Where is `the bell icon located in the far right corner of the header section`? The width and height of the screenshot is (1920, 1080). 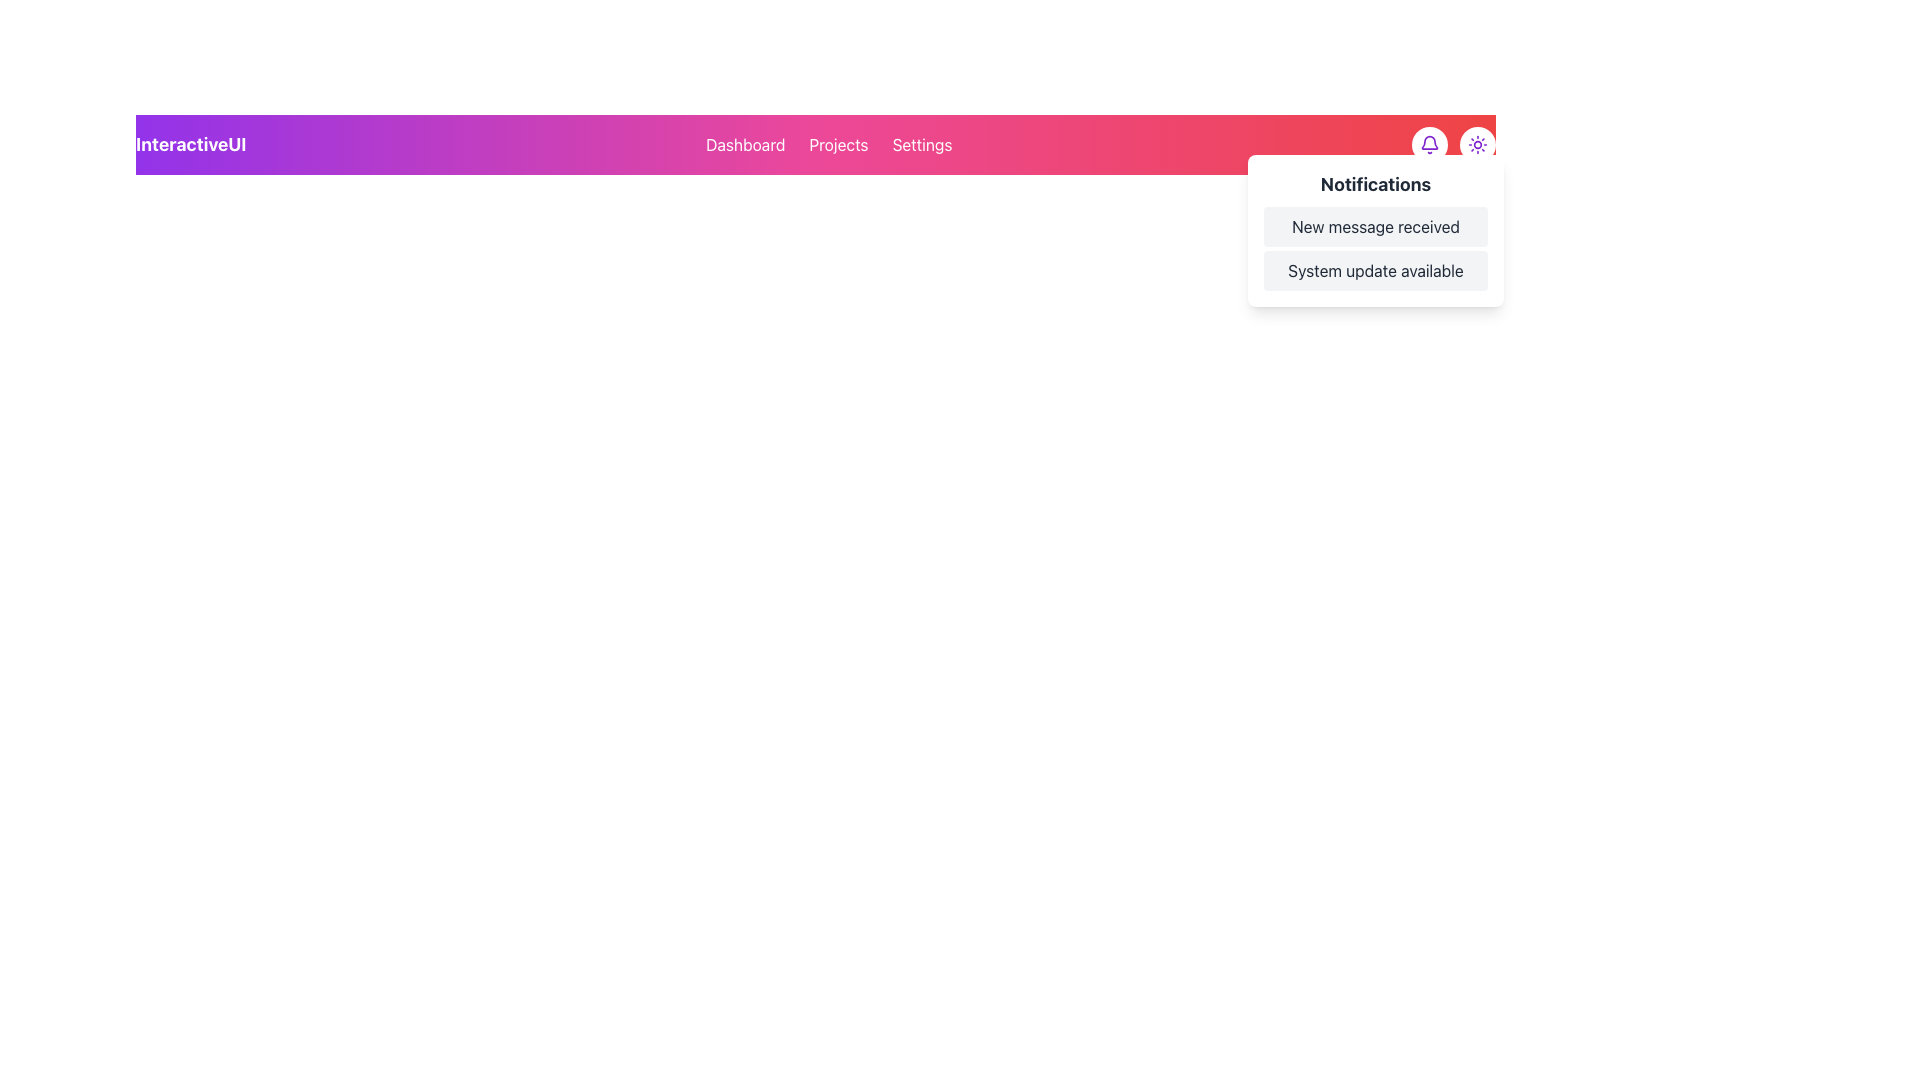
the bell icon located in the far right corner of the header section is located at coordinates (1454, 144).